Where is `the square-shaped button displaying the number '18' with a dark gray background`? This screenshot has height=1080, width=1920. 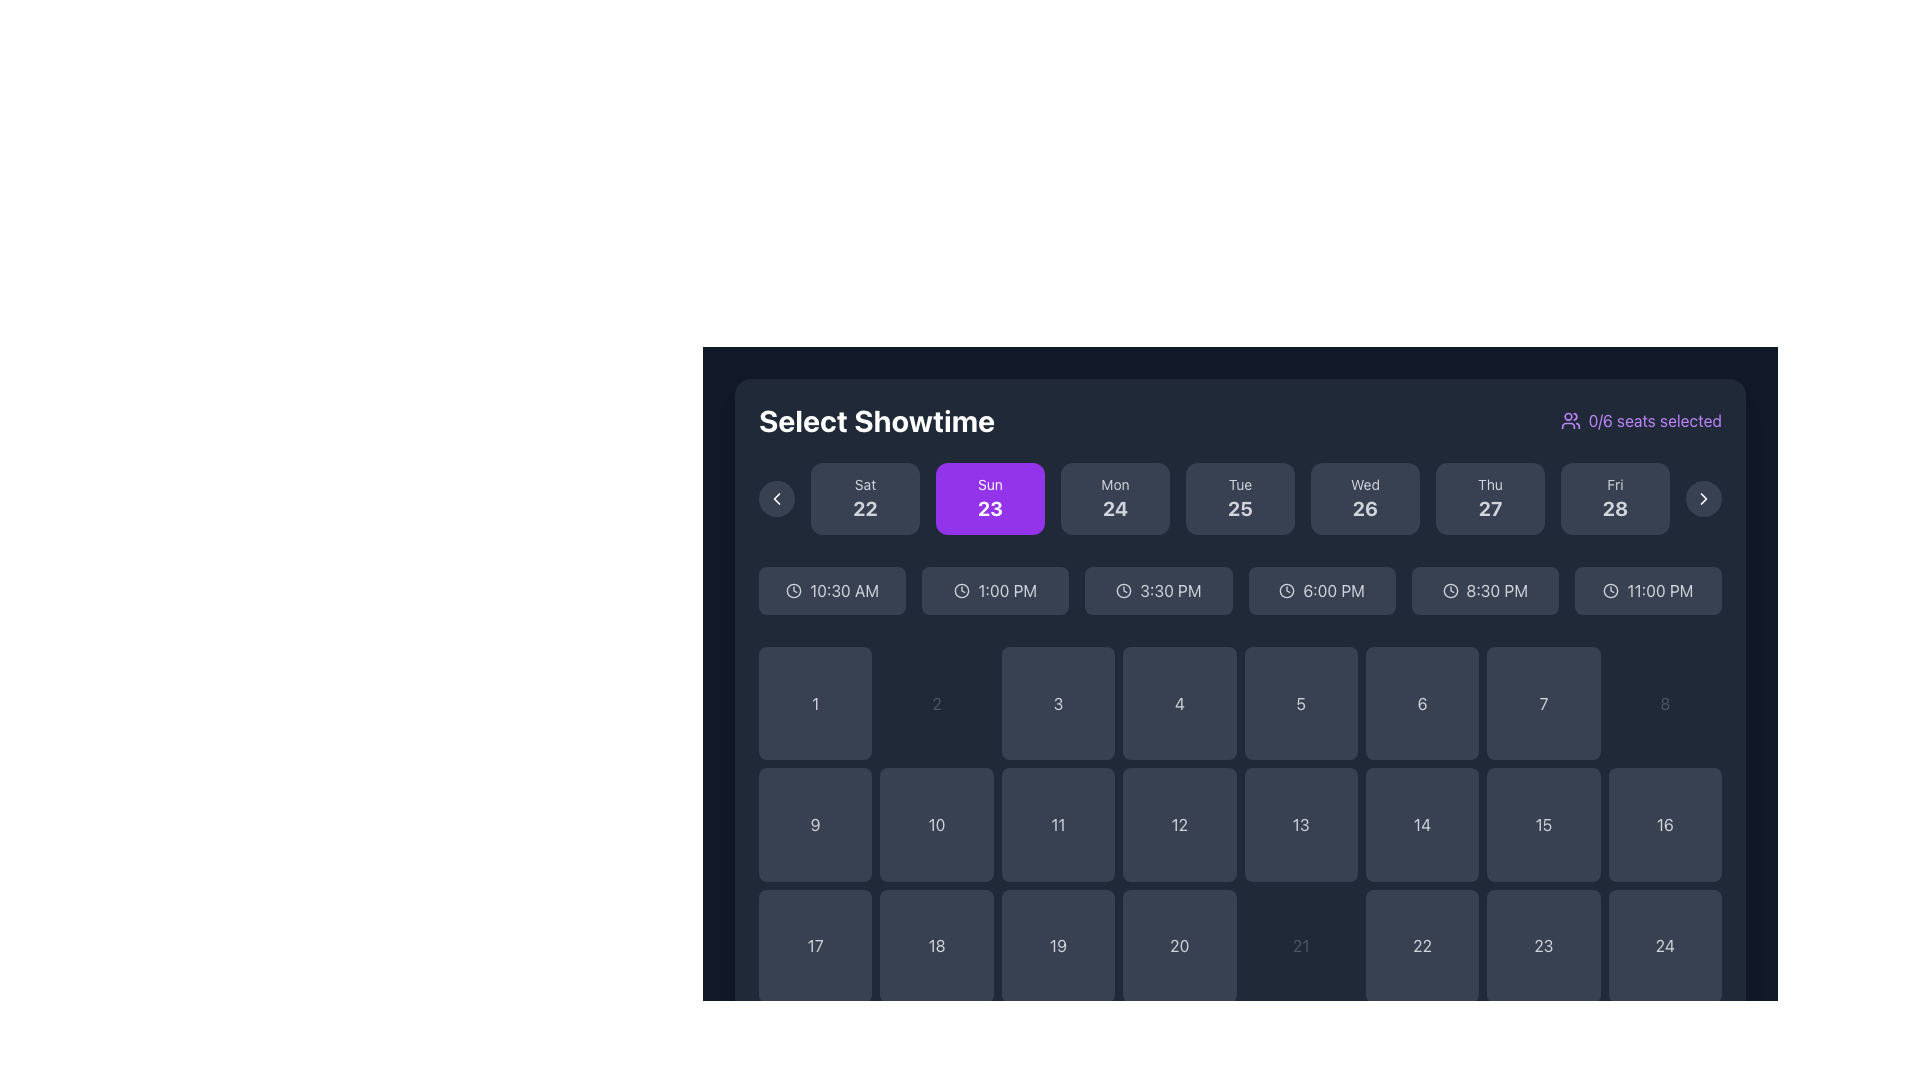 the square-shaped button displaying the number '18' with a dark gray background is located at coordinates (936, 945).